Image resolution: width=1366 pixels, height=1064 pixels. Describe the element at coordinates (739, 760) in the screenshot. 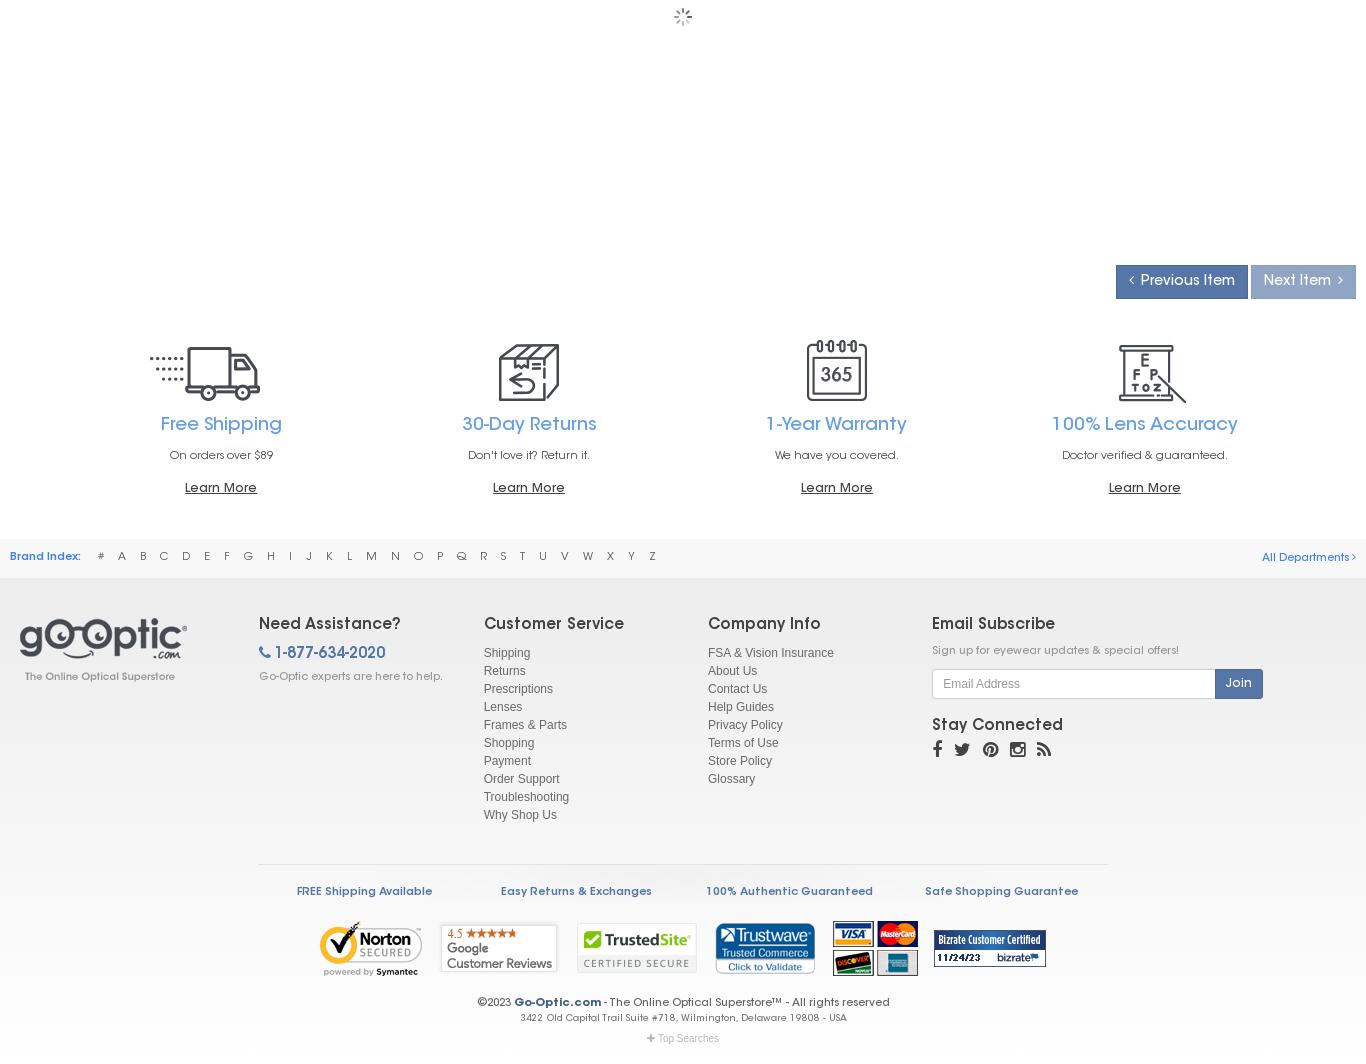

I see `'Store Policy'` at that location.